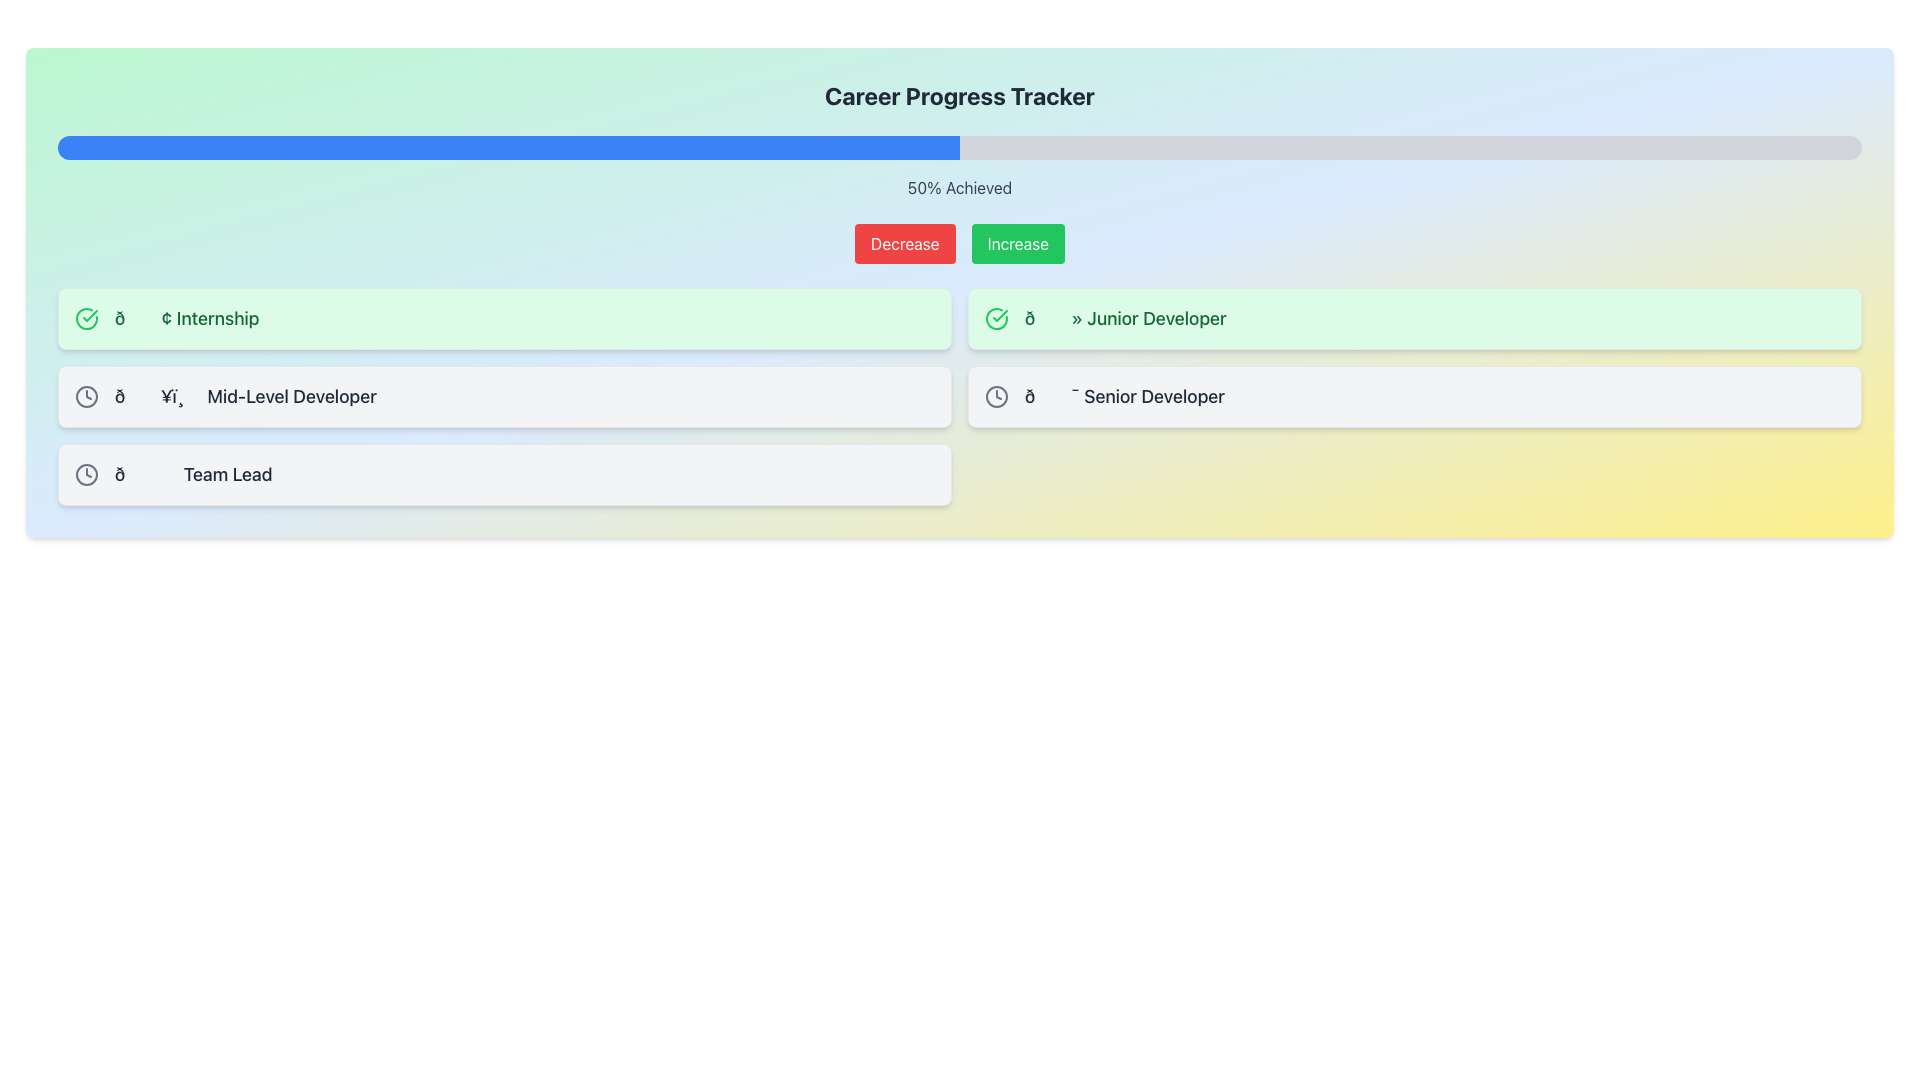  I want to click on the Label displaying '🚀 Team Lead', which is styled in a medium, large font and is located within the third card of a vertically stacked list of career progress levels, so click(193, 474).